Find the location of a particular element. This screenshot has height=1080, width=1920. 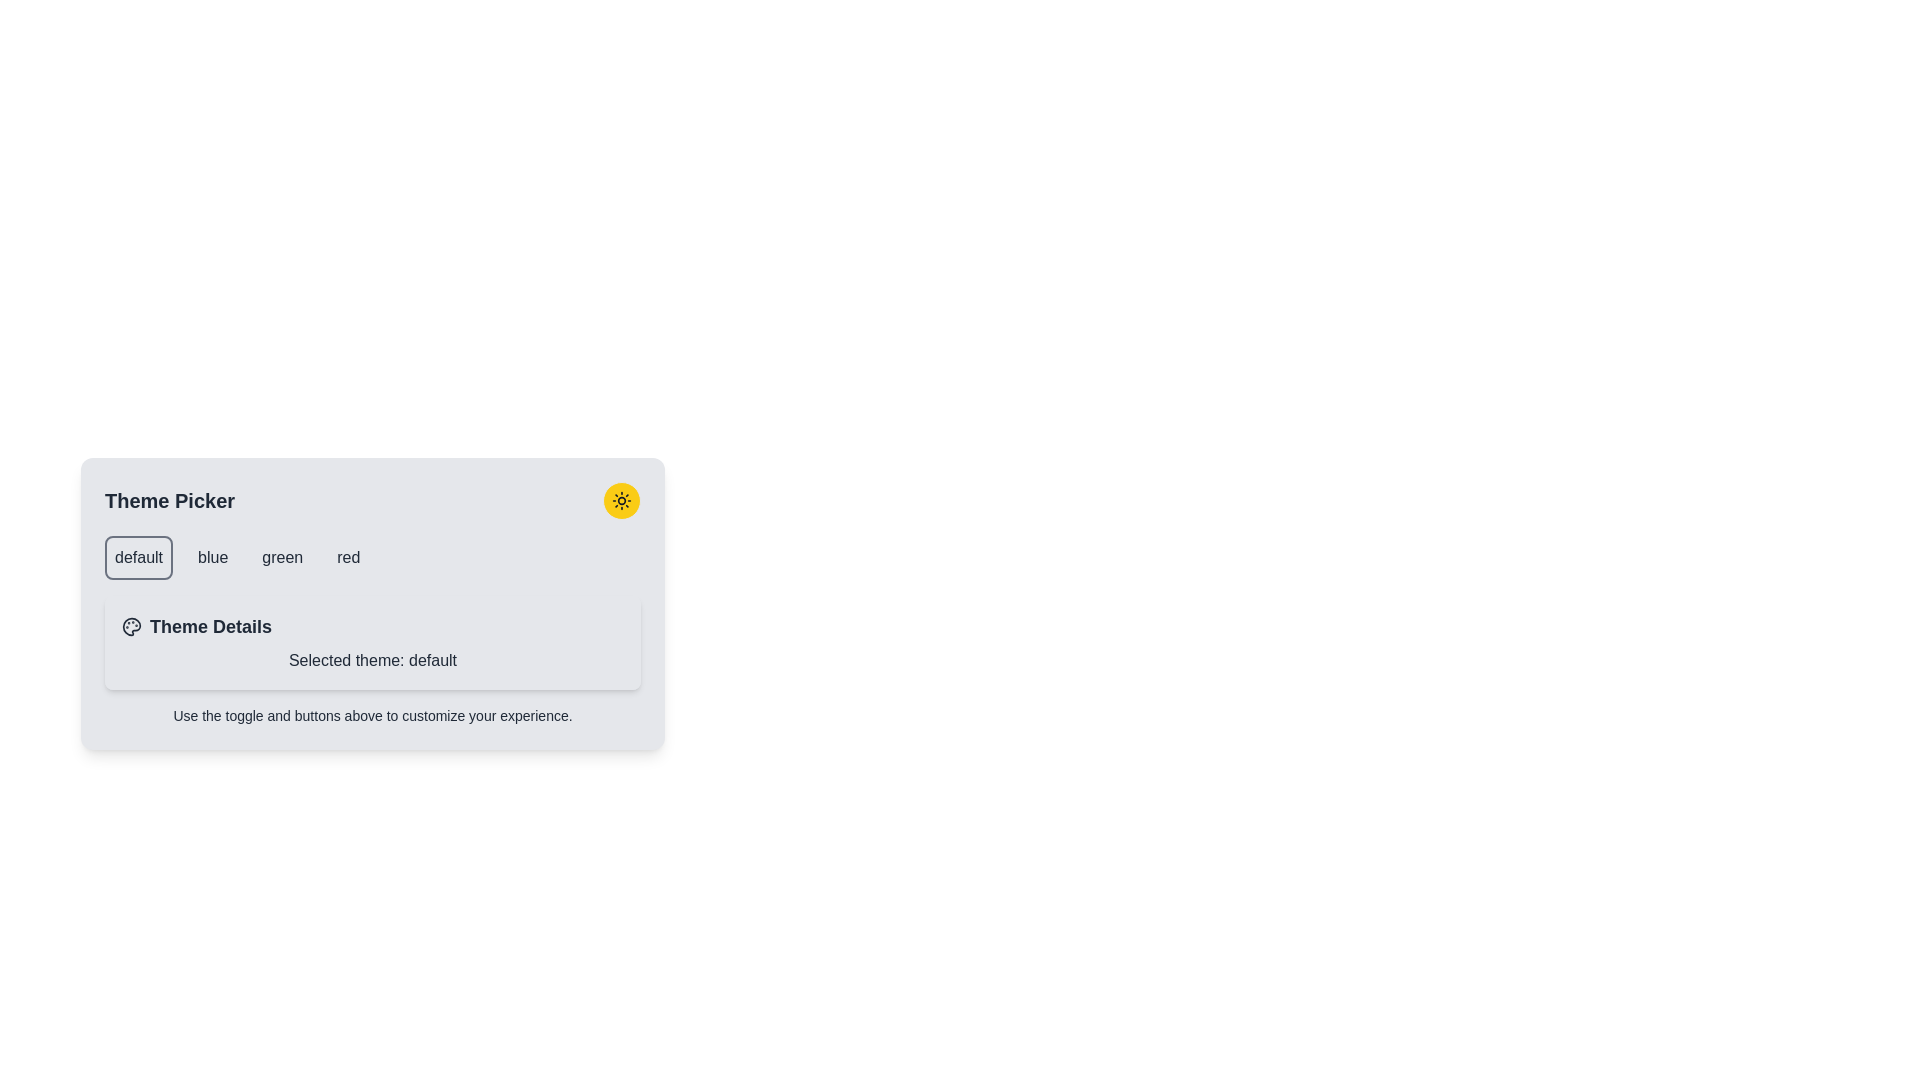

the 'red' button in the Theme Picker is located at coordinates (348, 558).